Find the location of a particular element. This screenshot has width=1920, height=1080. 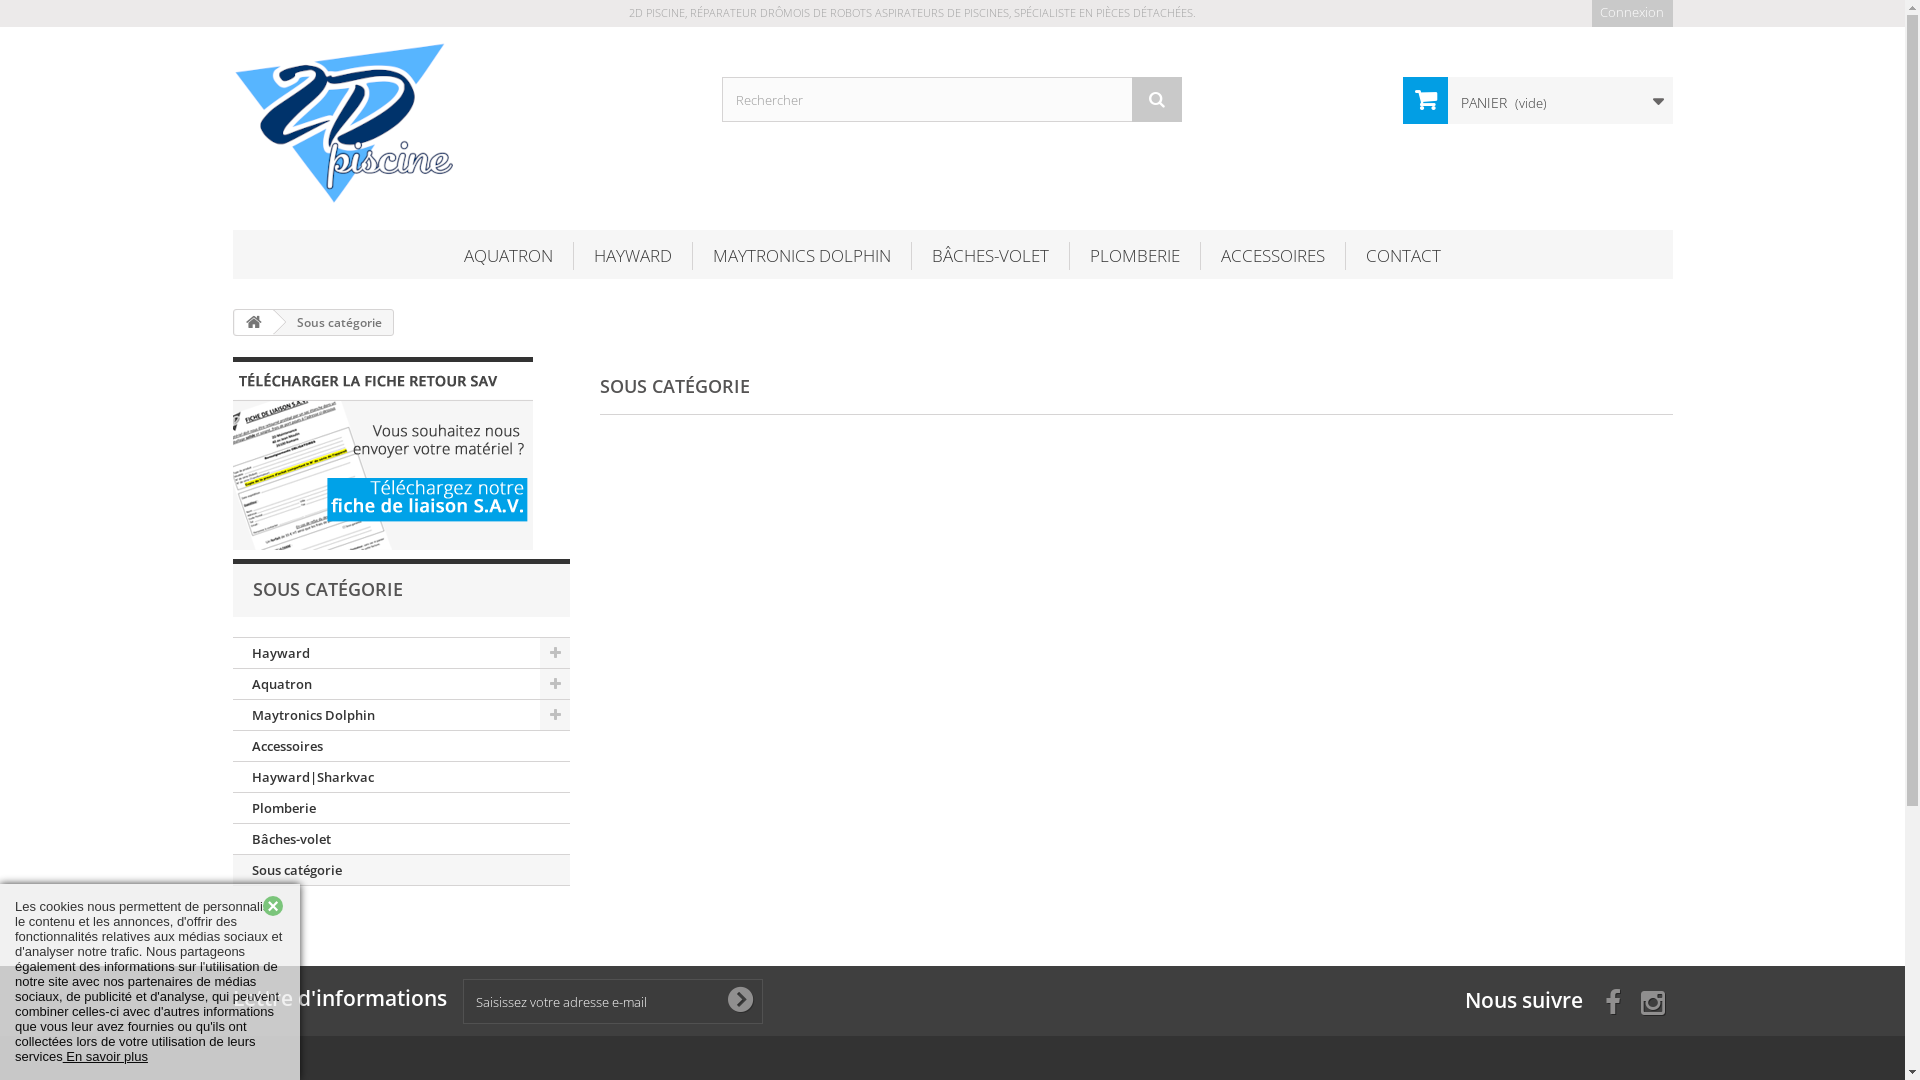

'AQUATRON' is located at coordinates (443, 254).